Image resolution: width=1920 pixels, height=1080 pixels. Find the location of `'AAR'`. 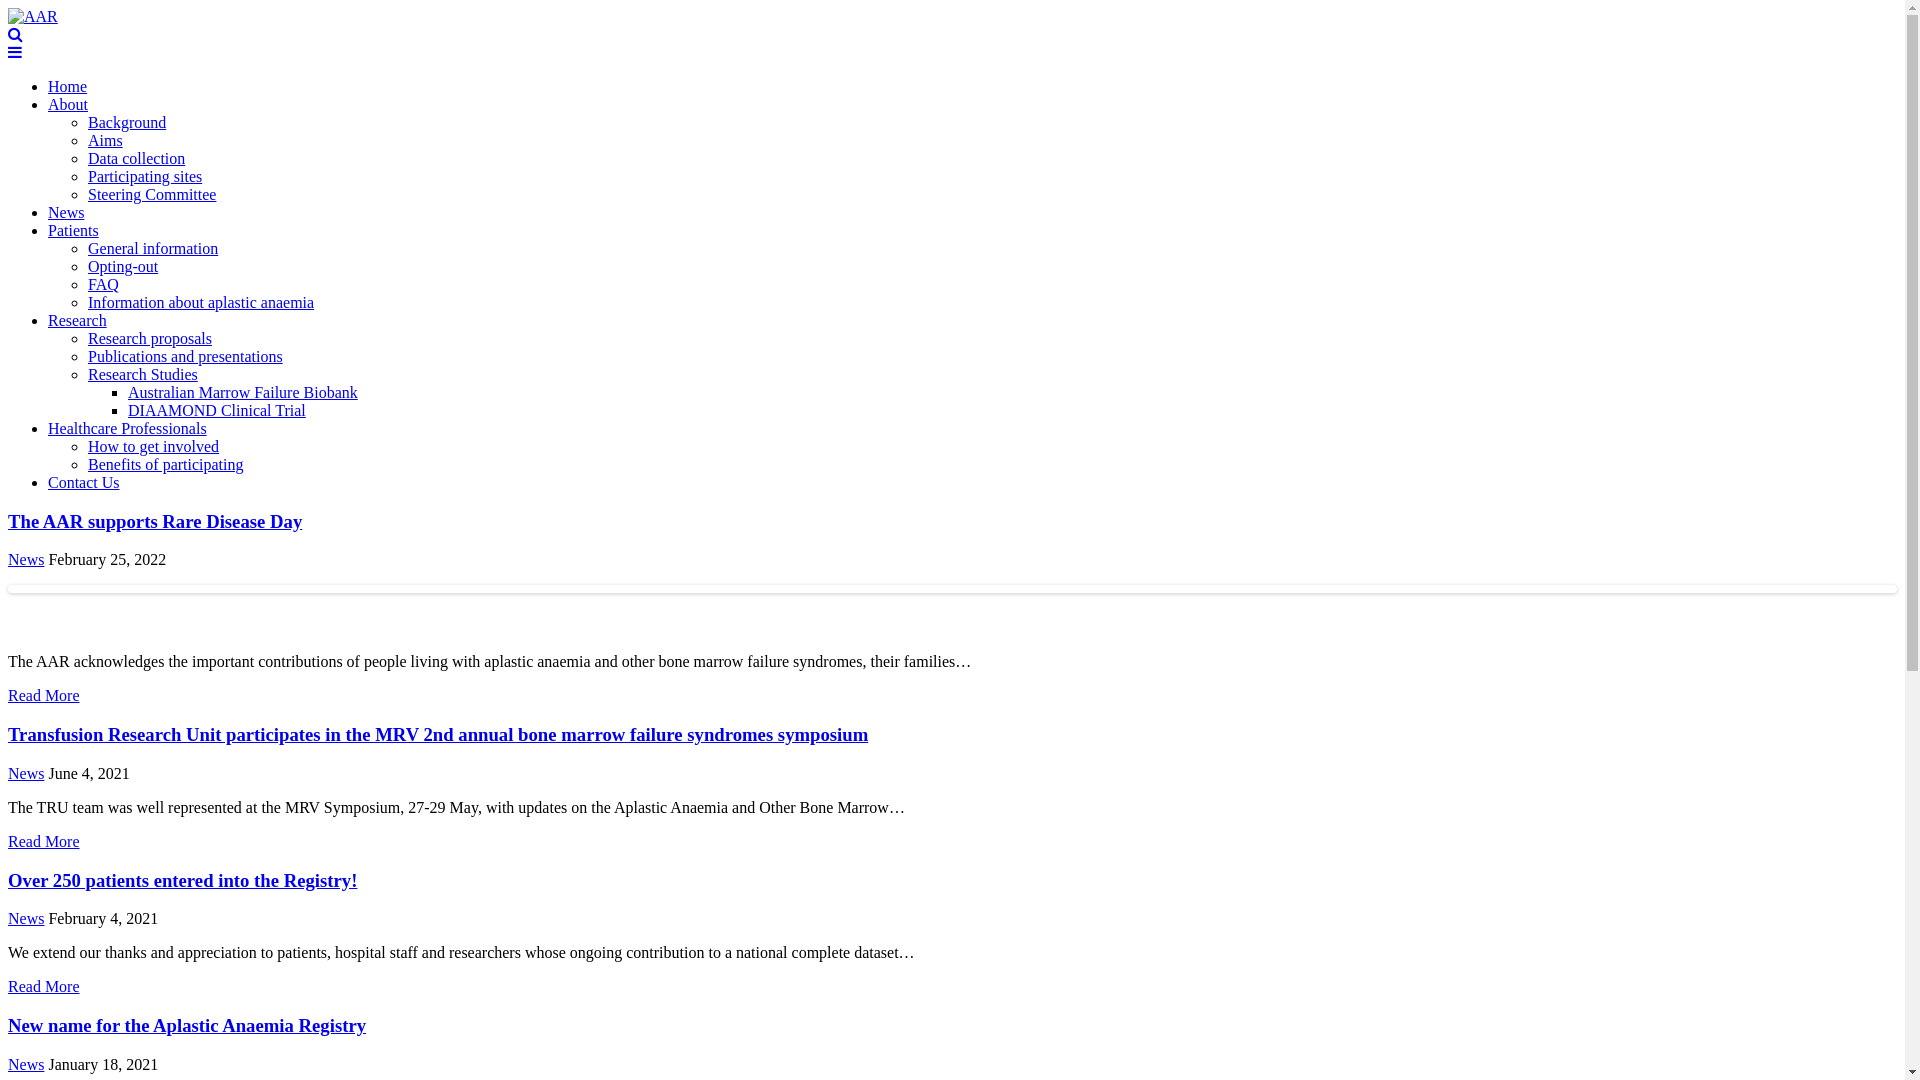

'AAR' is located at coordinates (33, 16).